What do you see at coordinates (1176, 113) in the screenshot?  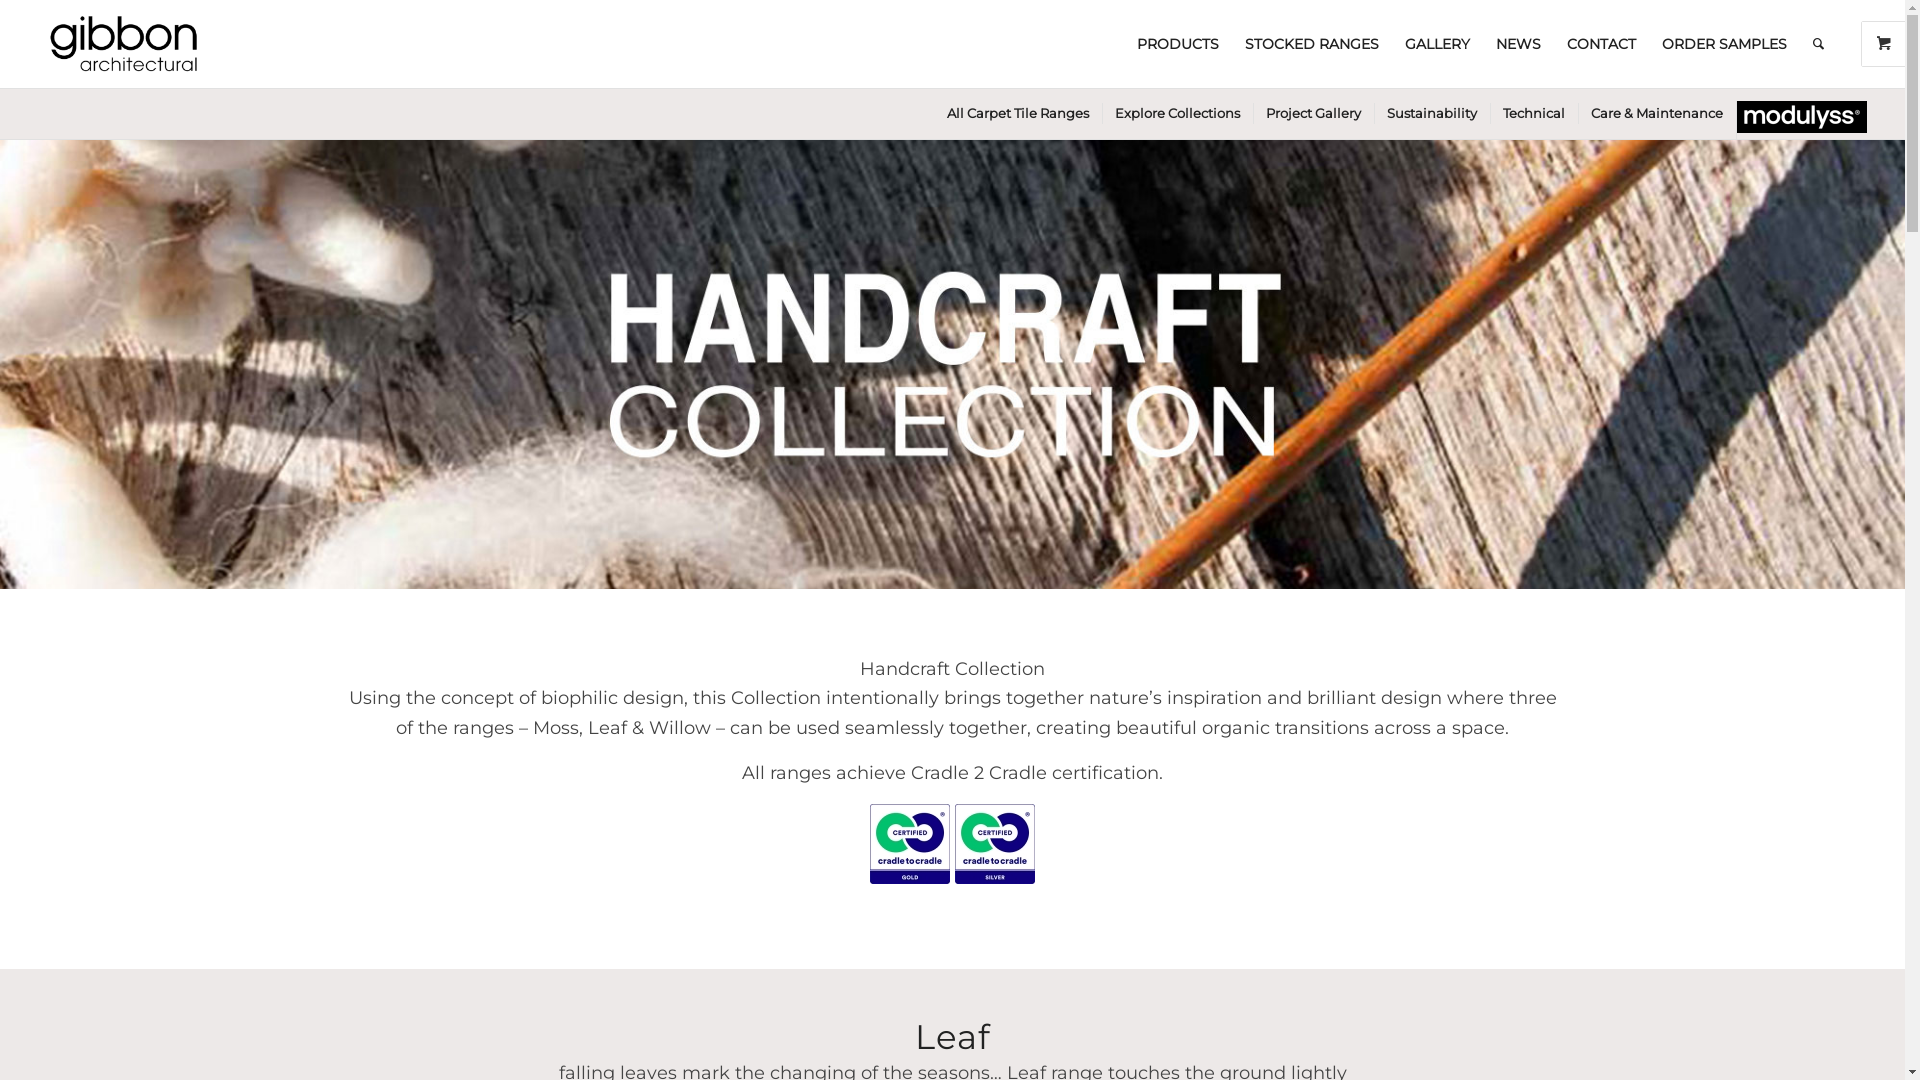 I see `'Explore Collections'` at bounding box center [1176, 113].